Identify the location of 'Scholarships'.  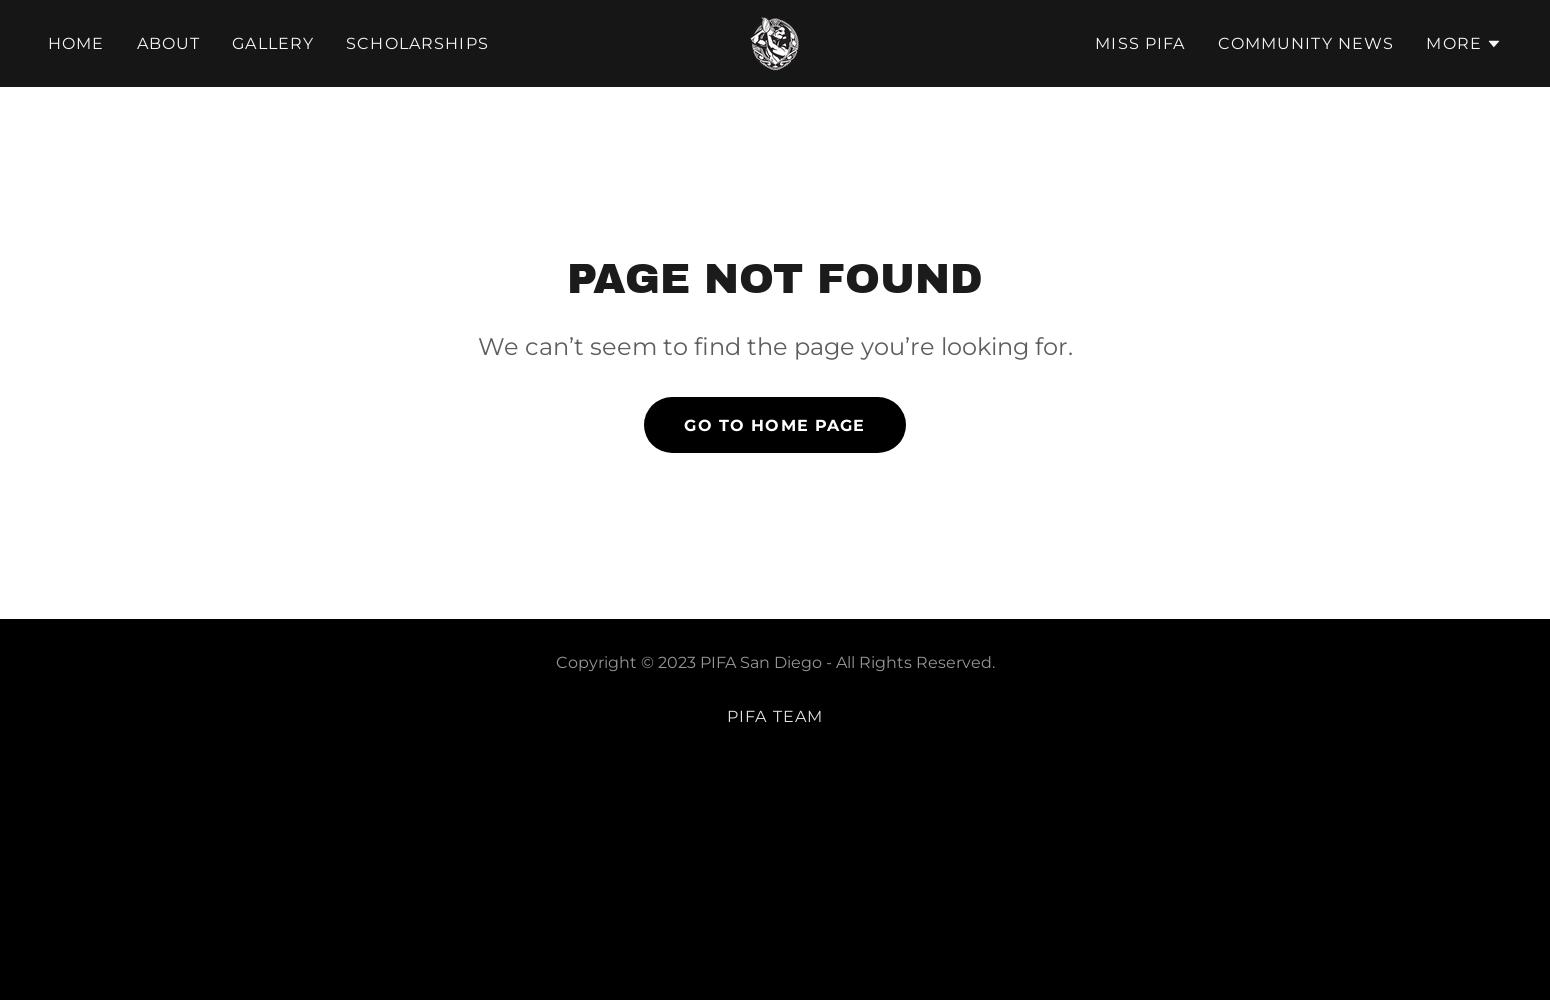
(416, 42).